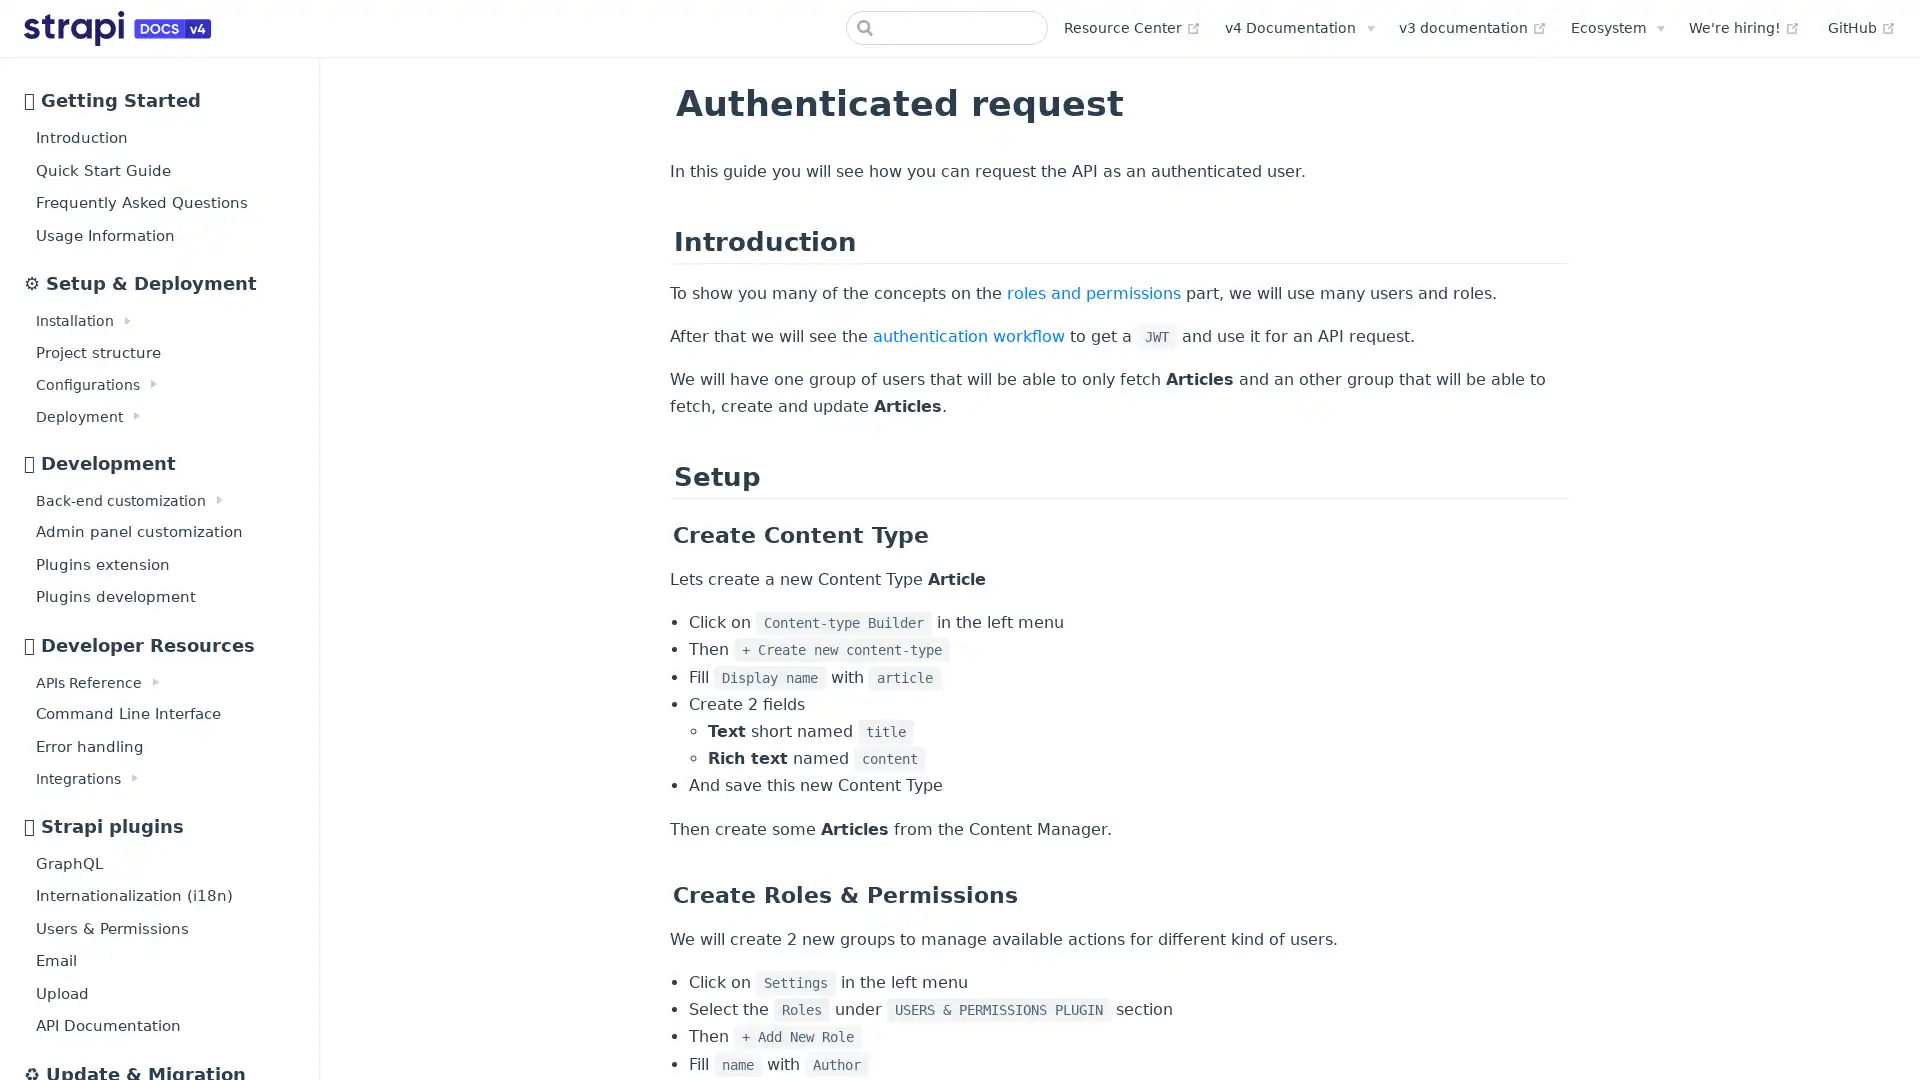  What do you see at coordinates (1299, 27) in the screenshot?
I see `v4 Documentation` at bounding box center [1299, 27].